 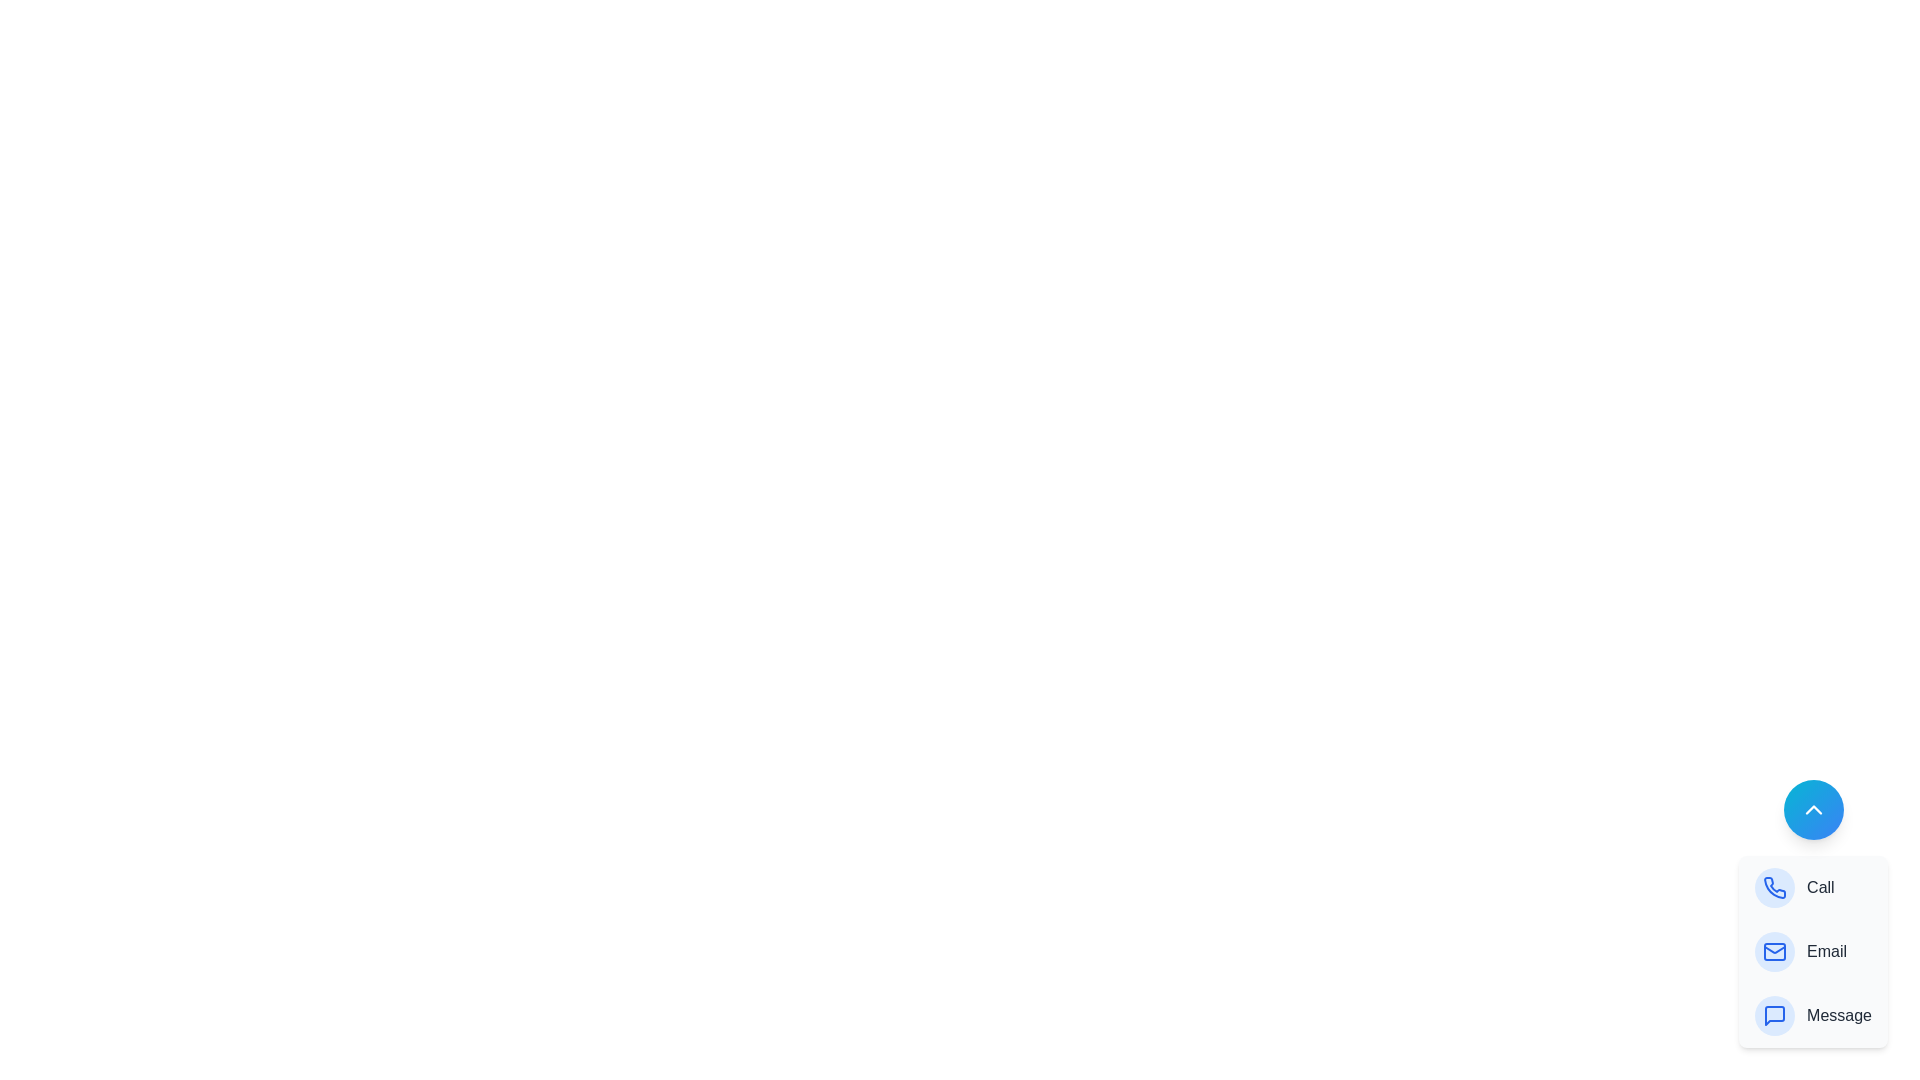 I want to click on the 'Email' option in the ContactSpeedDial menu, so click(x=1813, y=951).